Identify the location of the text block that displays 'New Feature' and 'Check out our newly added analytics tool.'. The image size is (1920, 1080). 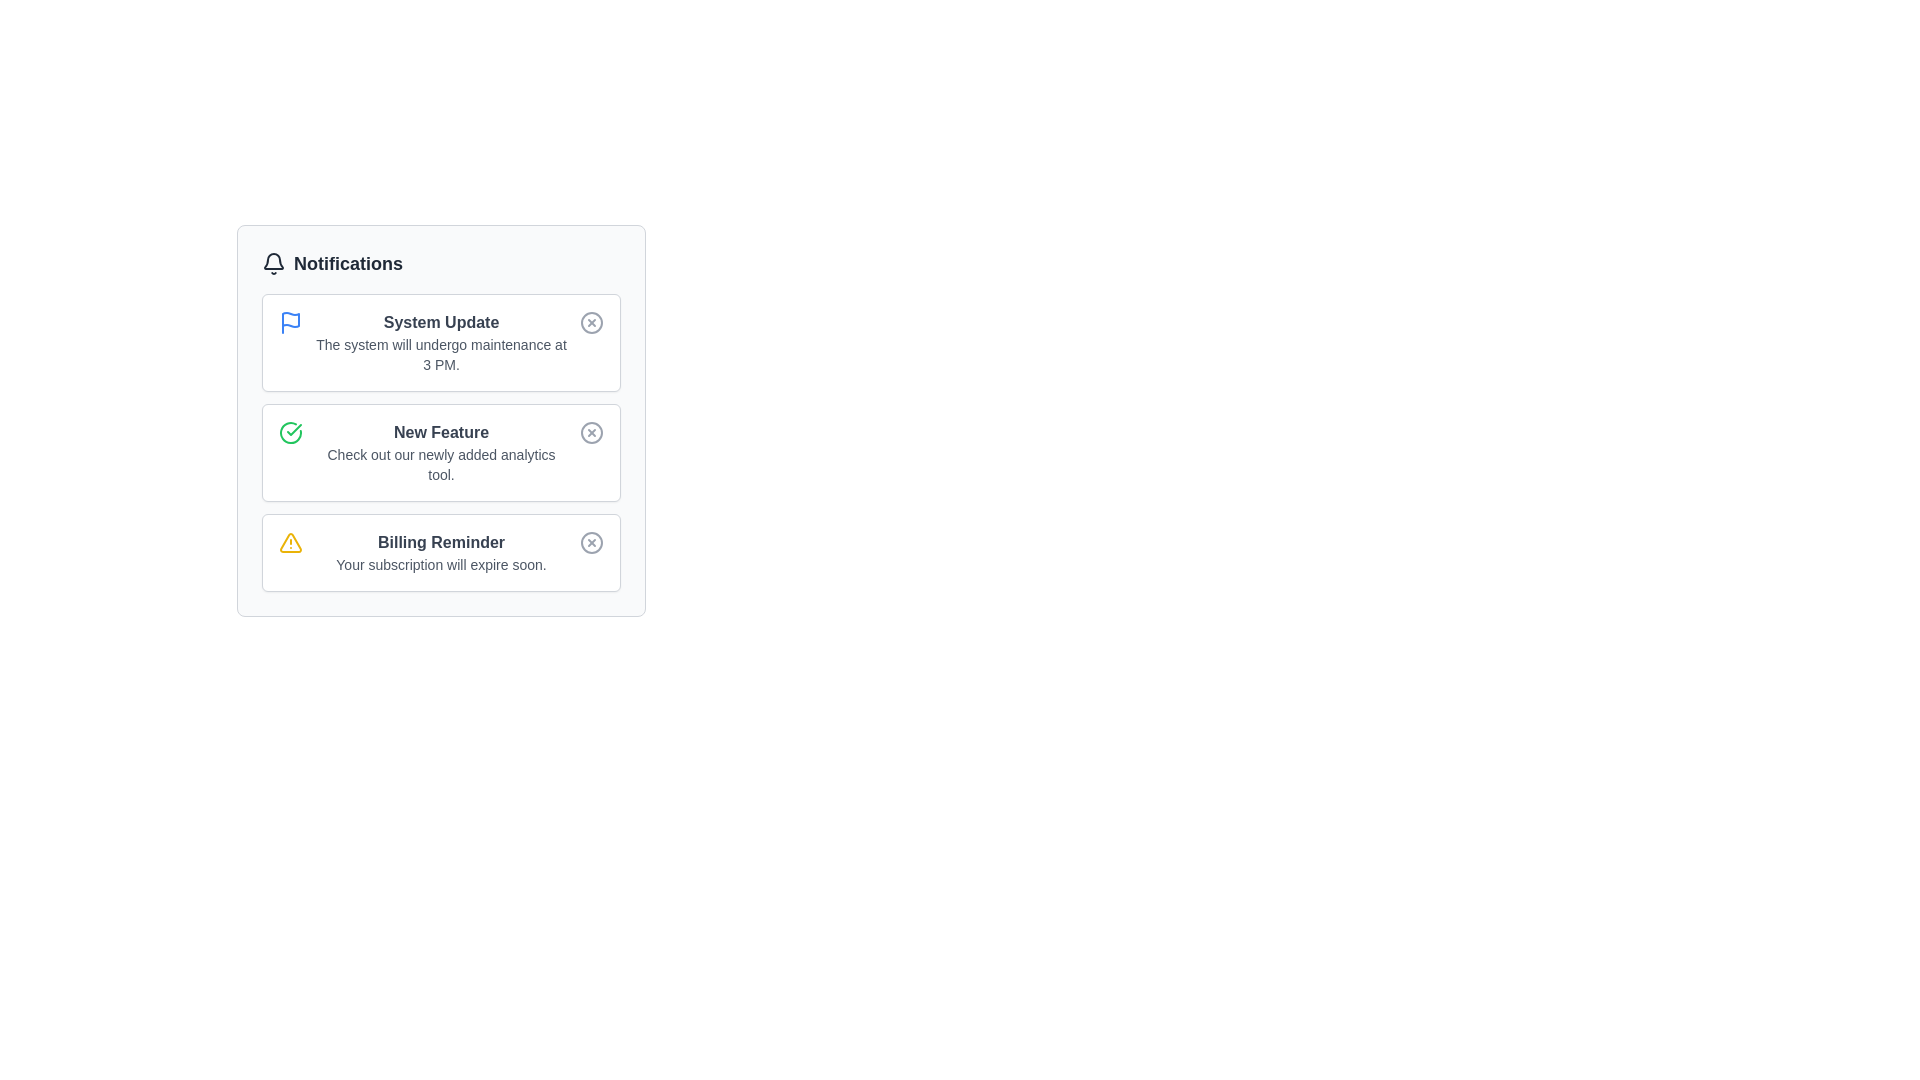
(440, 452).